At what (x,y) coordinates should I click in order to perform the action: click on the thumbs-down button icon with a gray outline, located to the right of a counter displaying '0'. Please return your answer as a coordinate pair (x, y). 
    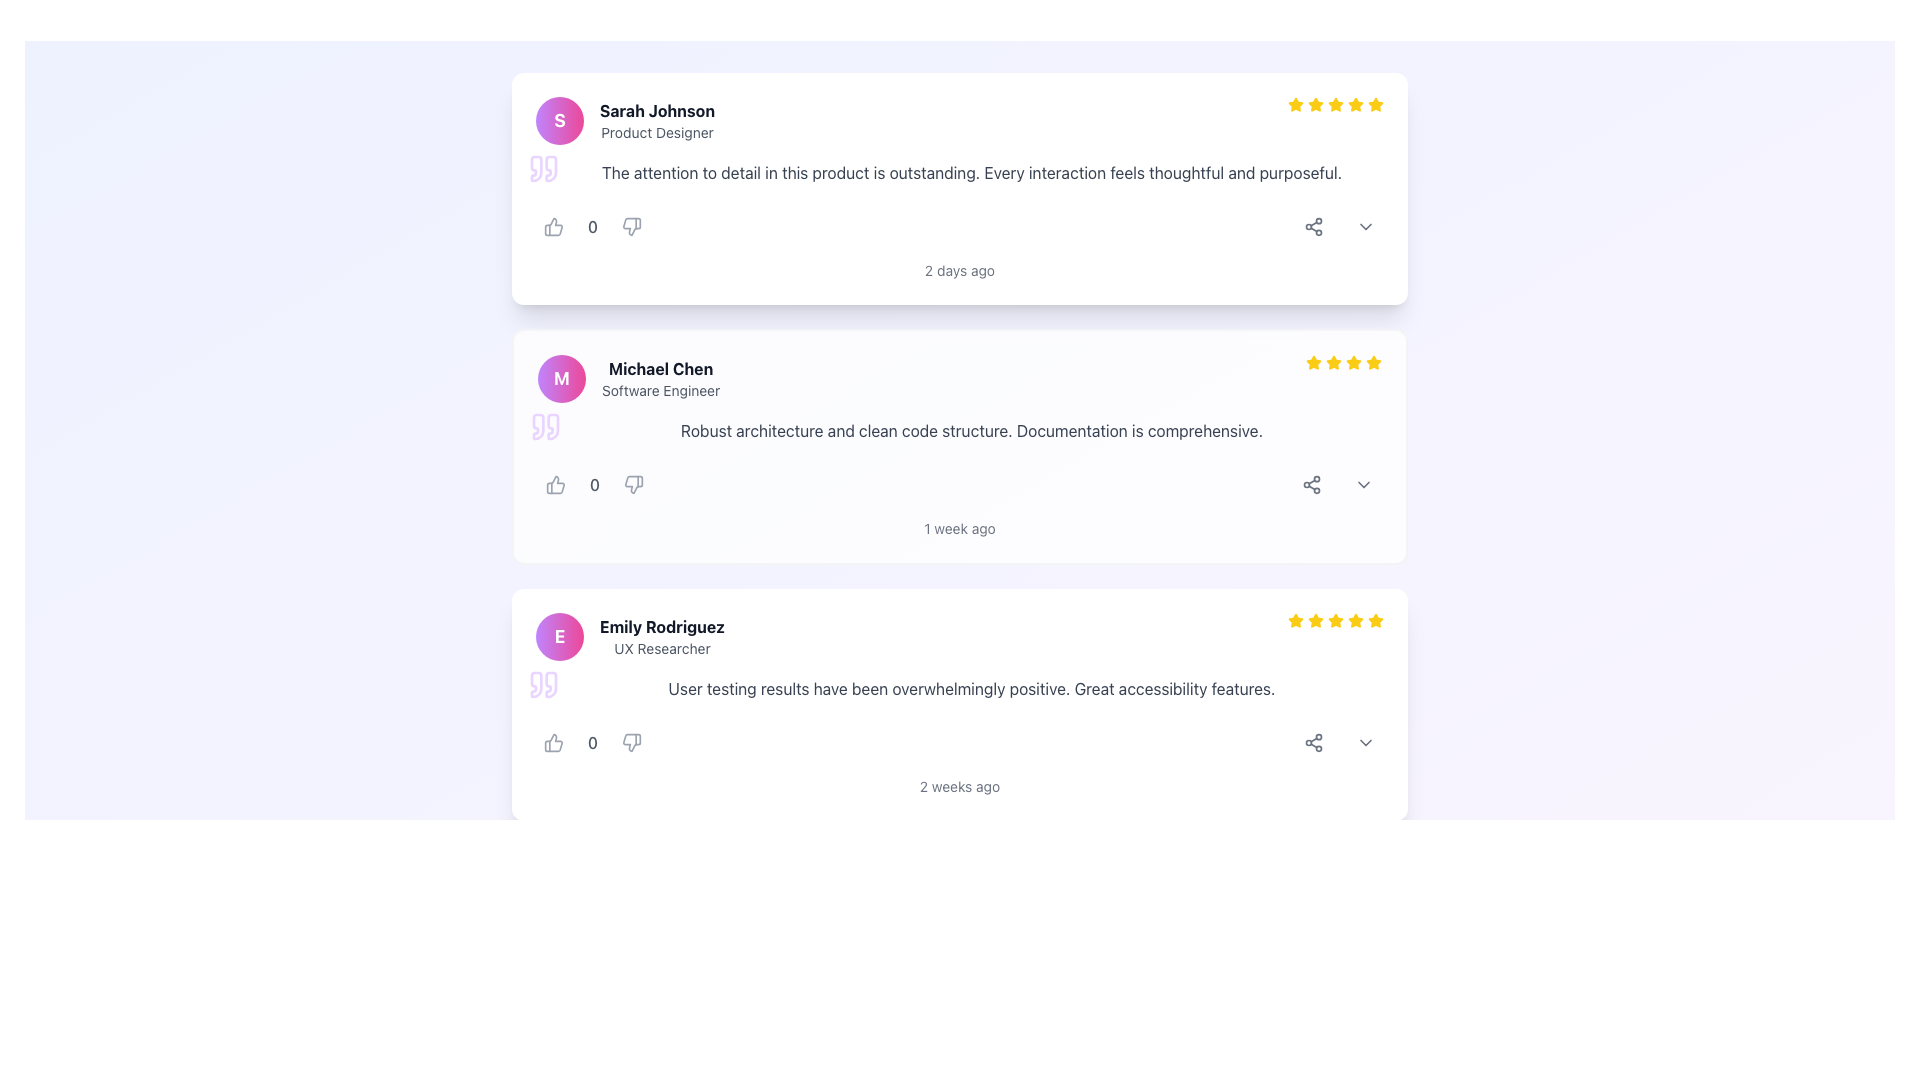
    Looking at the image, I should click on (631, 226).